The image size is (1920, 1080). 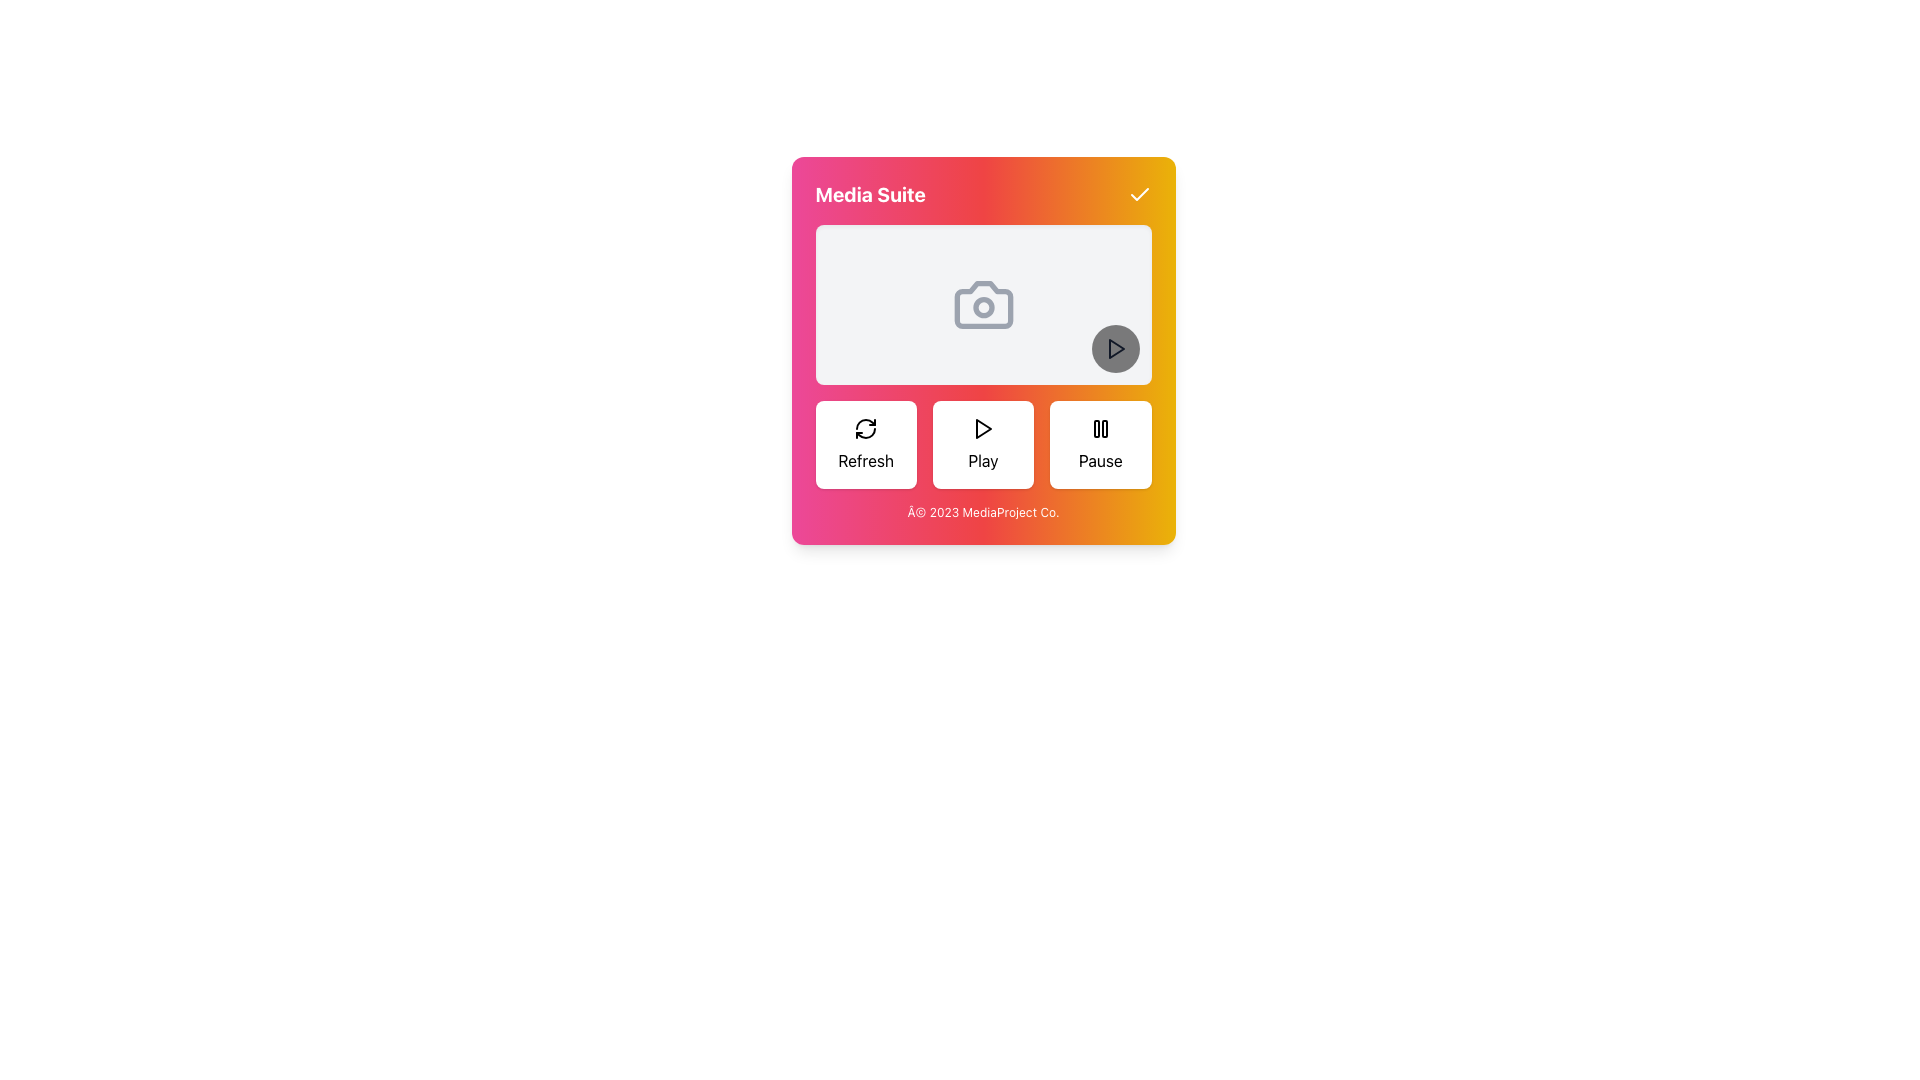 What do you see at coordinates (983, 304) in the screenshot?
I see `icon representing the feature for capturing or handling visual media, located in the top-middle region of the interface above the buttons labeled 'Refresh,' 'Play,' and 'Pause.'` at bounding box center [983, 304].